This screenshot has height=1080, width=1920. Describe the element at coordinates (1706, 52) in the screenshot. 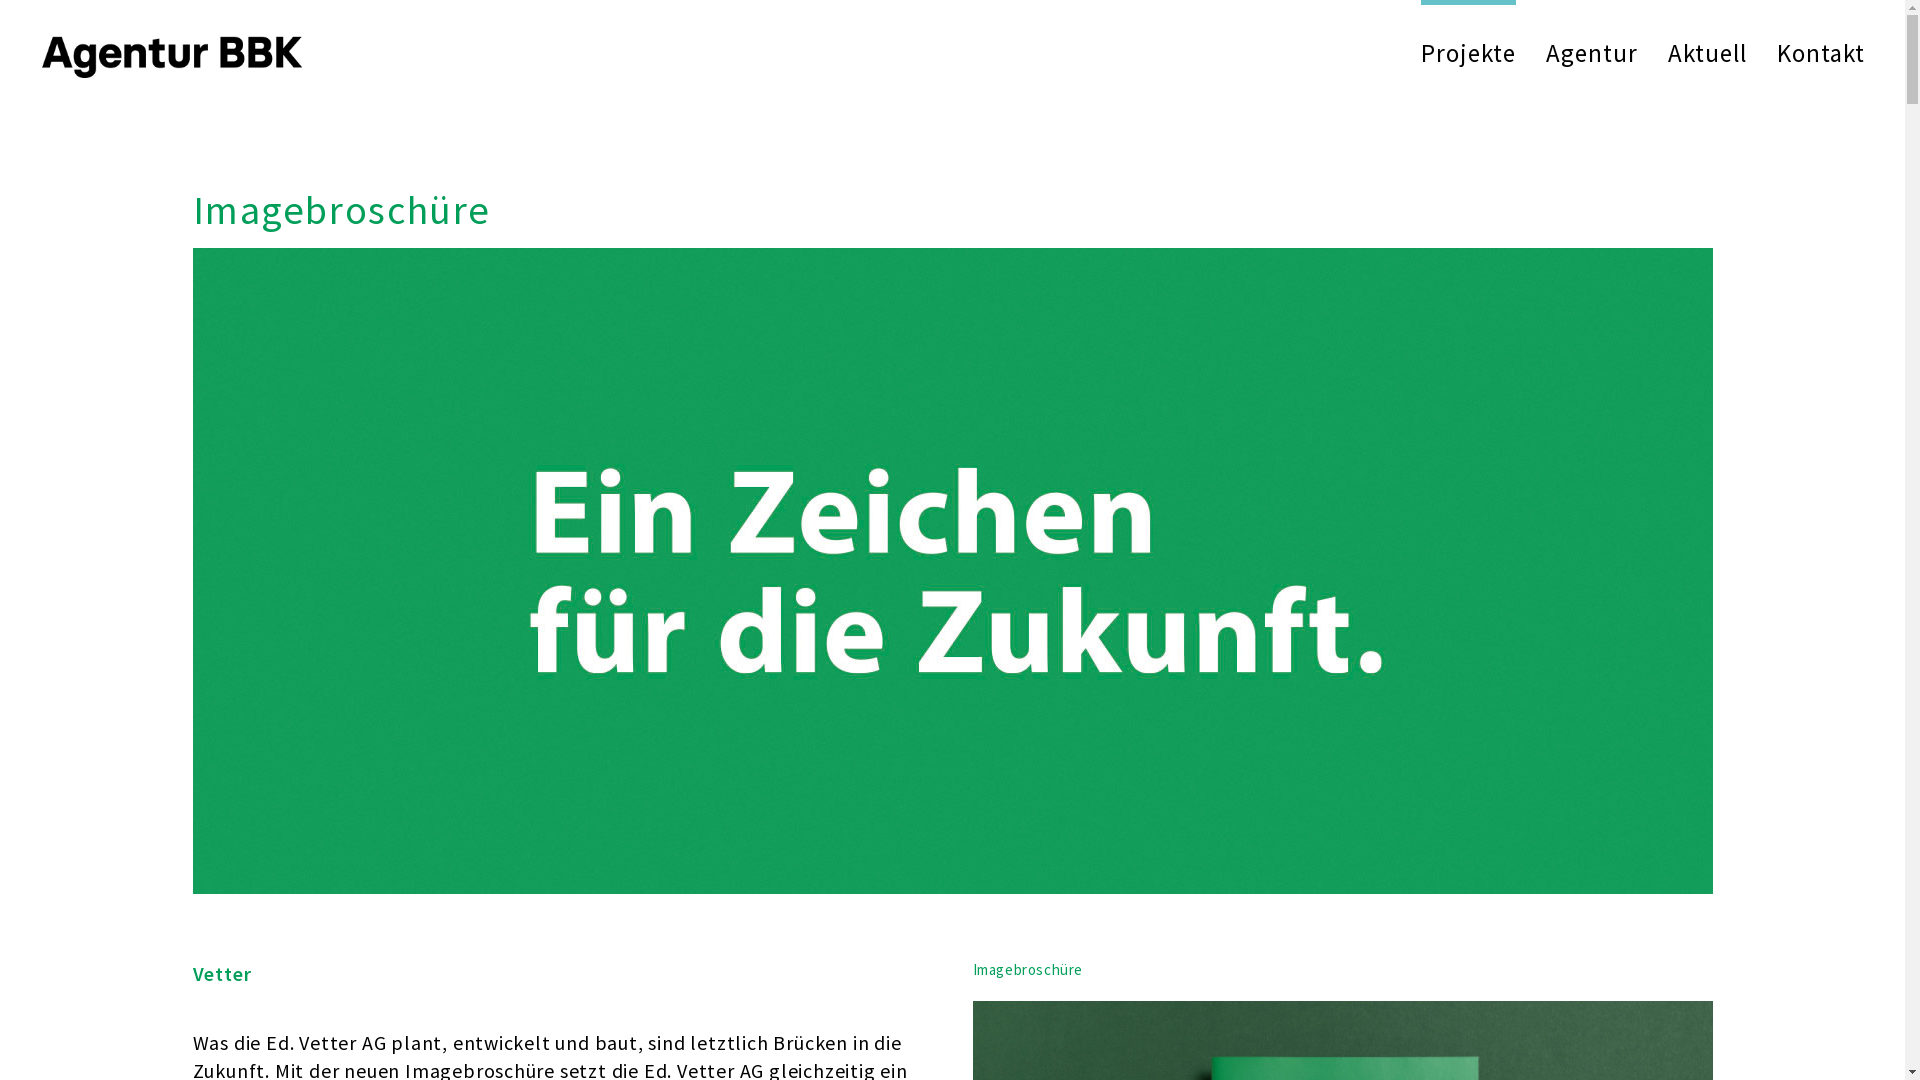

I see `'Aktuell'` at that location.